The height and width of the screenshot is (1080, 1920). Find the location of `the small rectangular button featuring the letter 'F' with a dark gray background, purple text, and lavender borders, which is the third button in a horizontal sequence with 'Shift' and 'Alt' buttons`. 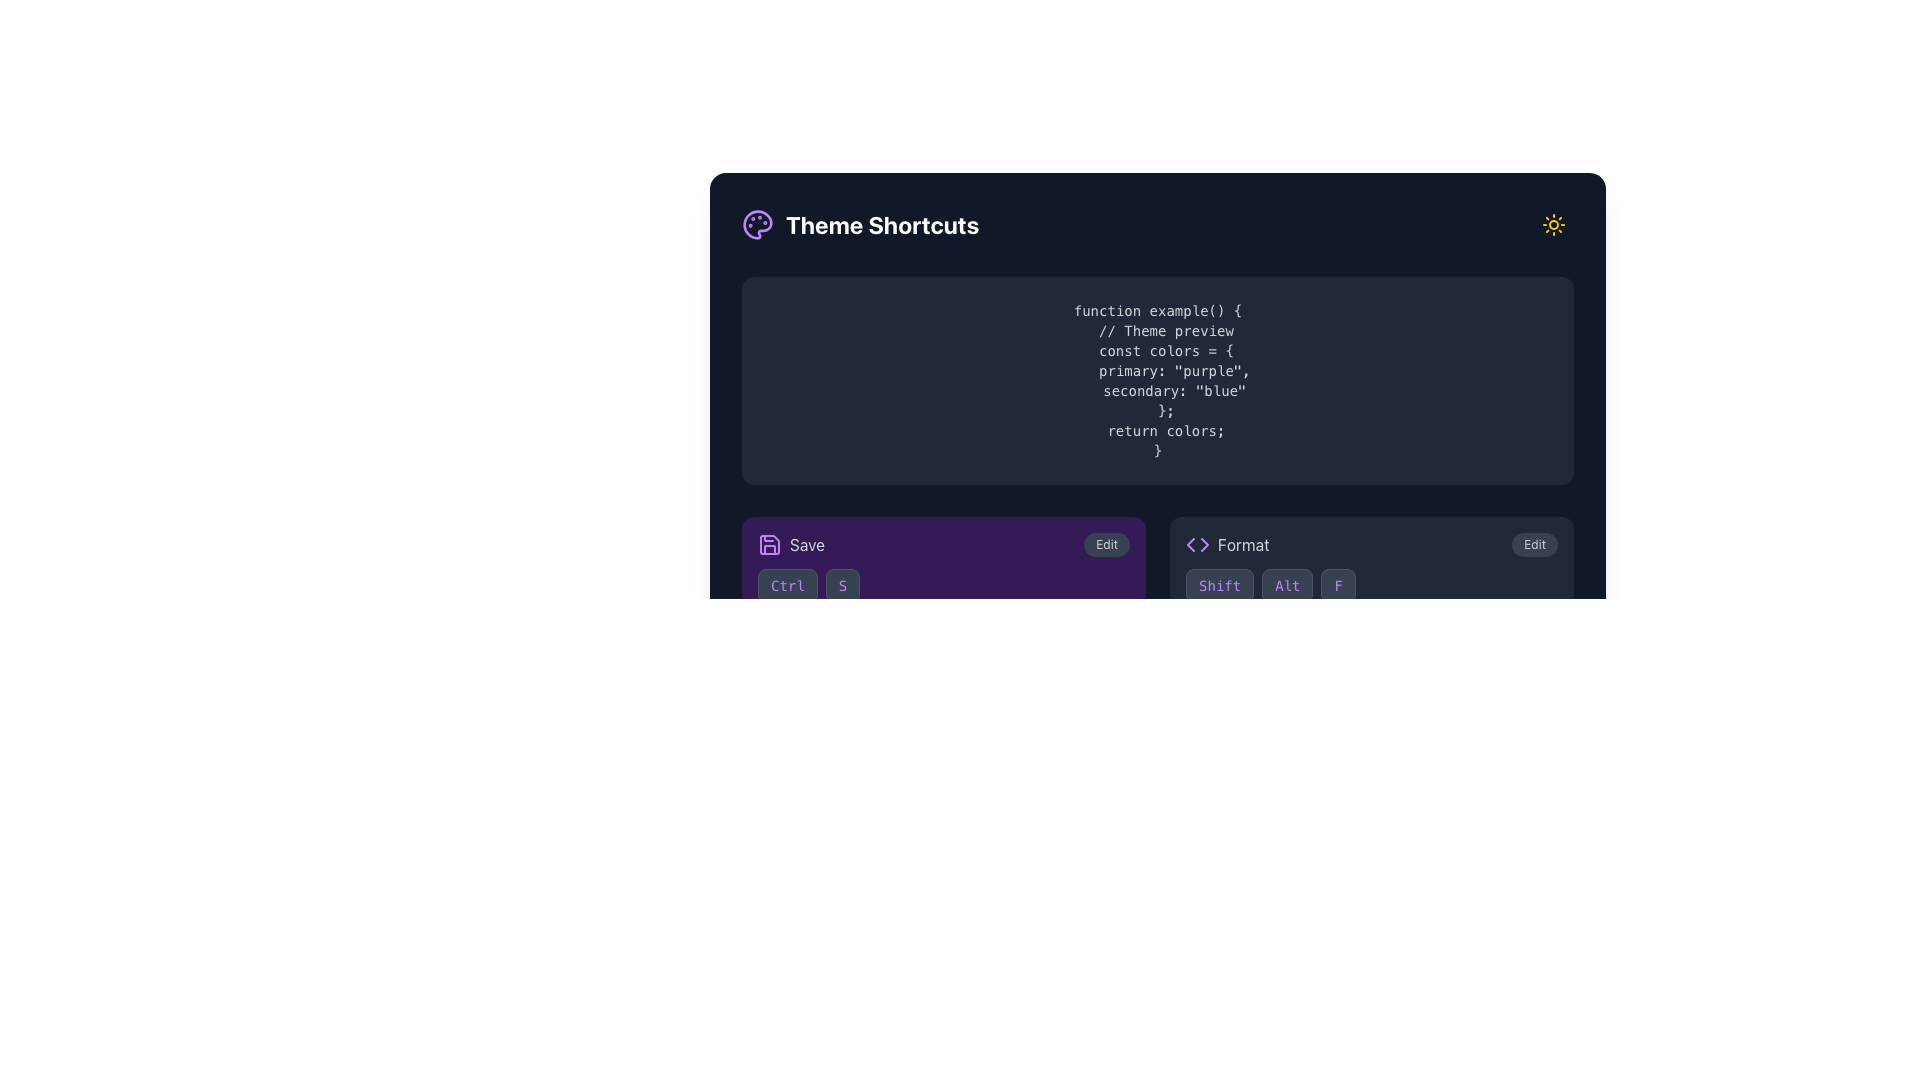

the small rectangular button featuring the letter 'F' with a dark gray background, purple text, and lavender borders, which is the third button in a horizontal sequence with 'Shift' and 'Alt' buttons is located at coordinates (1338, 585).